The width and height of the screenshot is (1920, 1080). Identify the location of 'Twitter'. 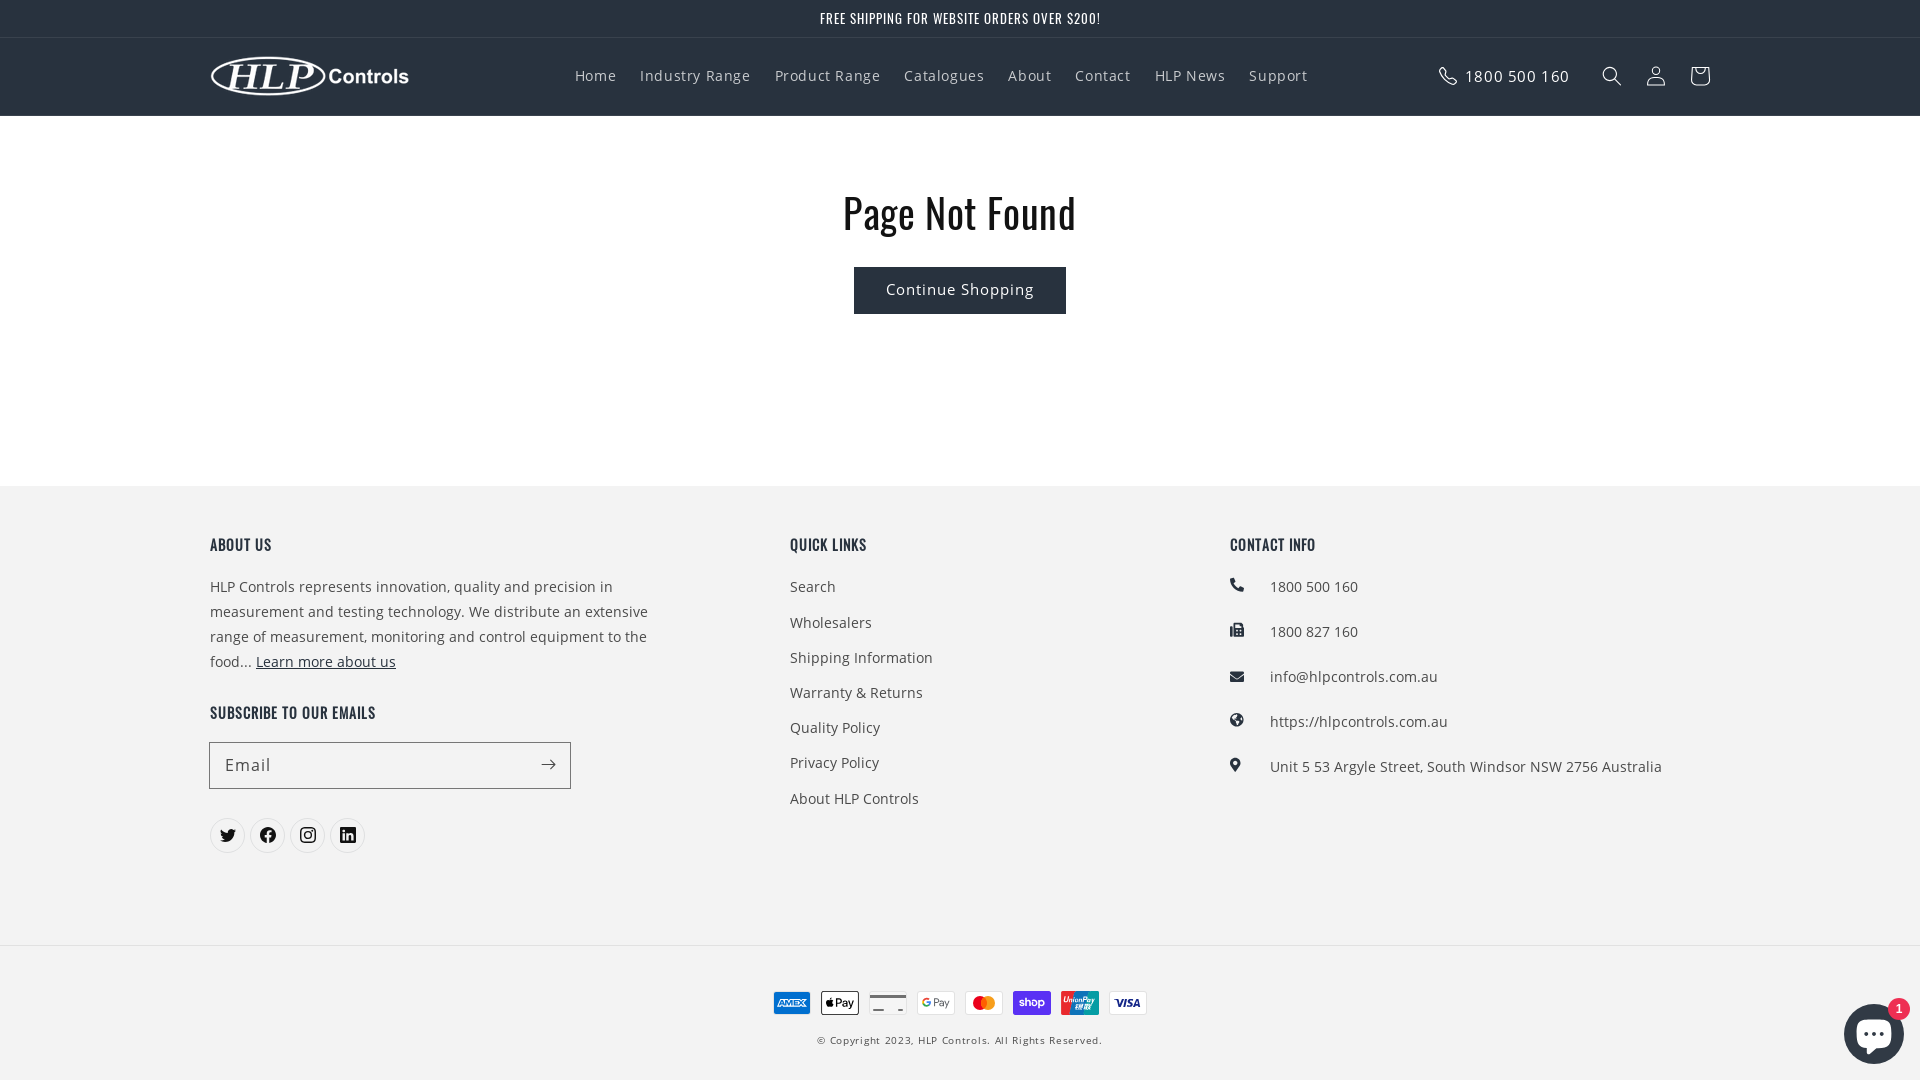
(266, 835).